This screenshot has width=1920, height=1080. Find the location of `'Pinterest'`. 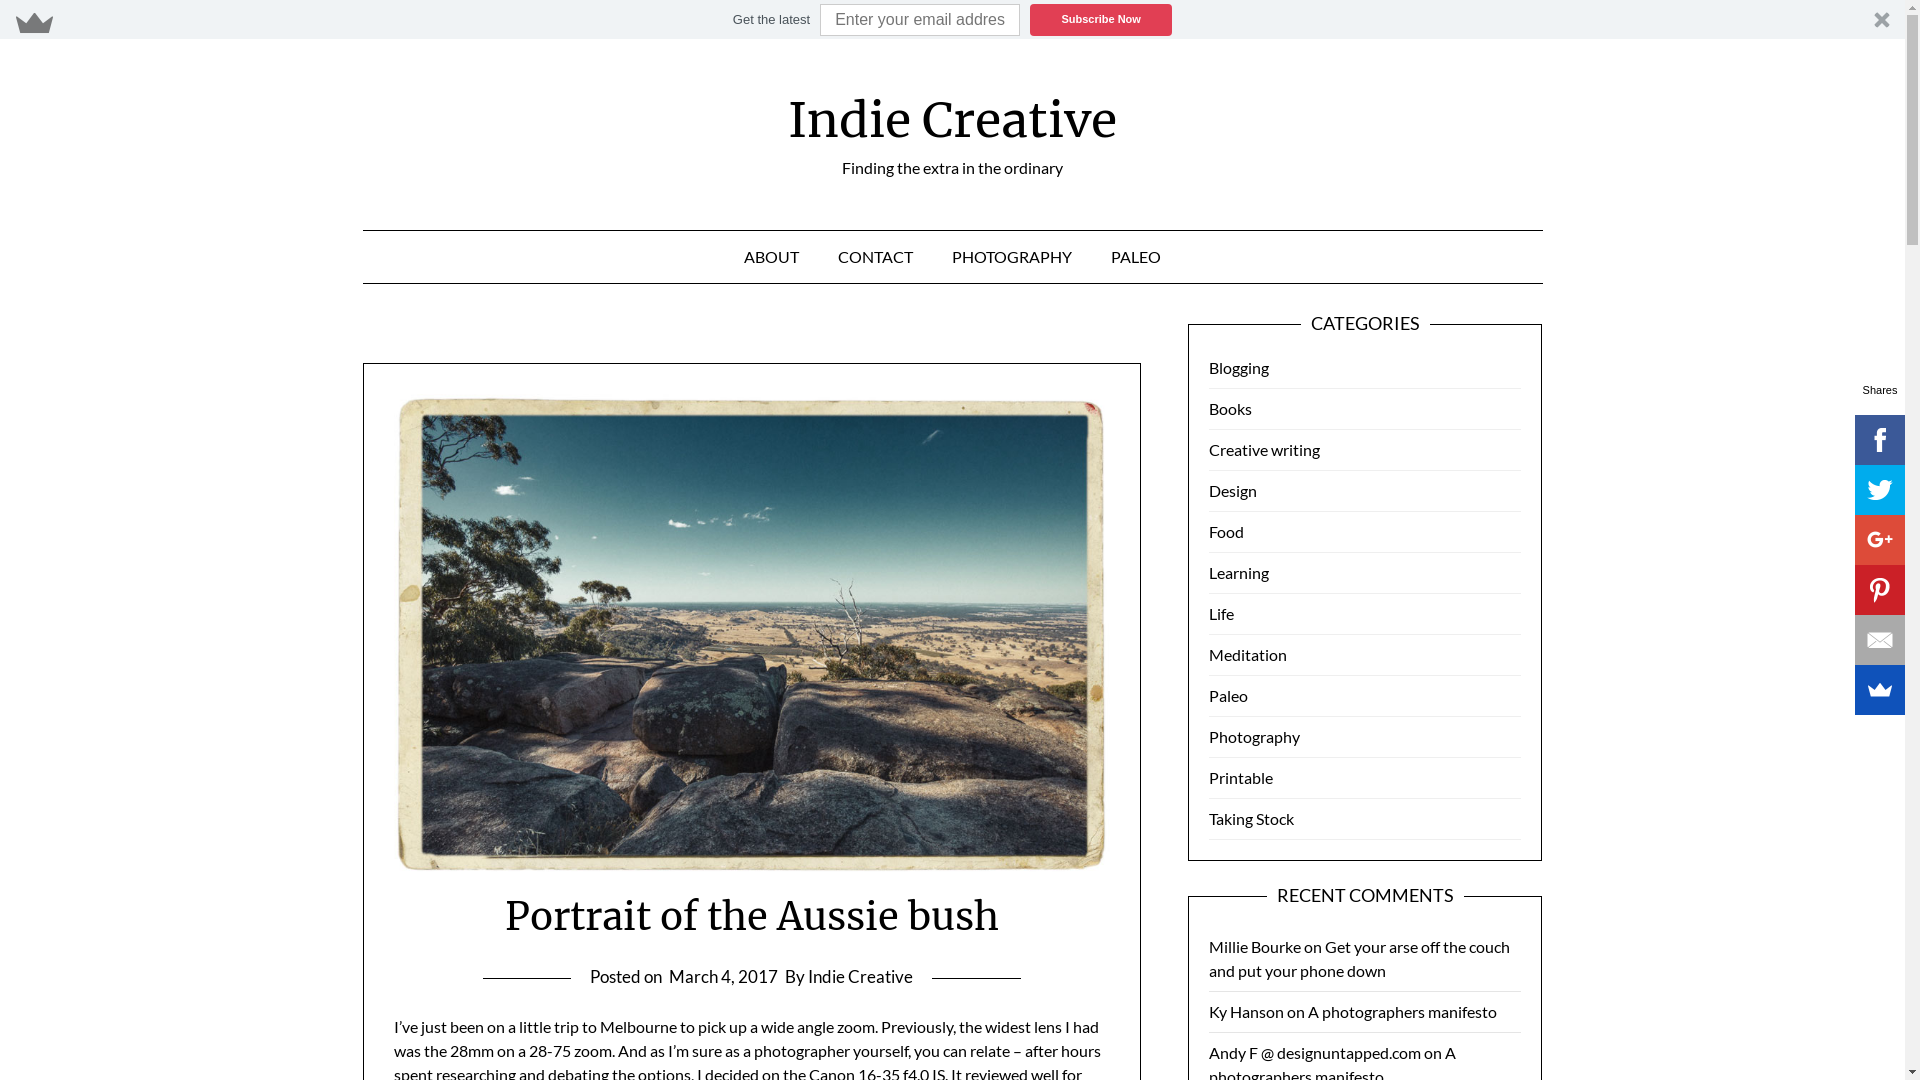

'Pinterest' is located at coordinates (1879, 589).